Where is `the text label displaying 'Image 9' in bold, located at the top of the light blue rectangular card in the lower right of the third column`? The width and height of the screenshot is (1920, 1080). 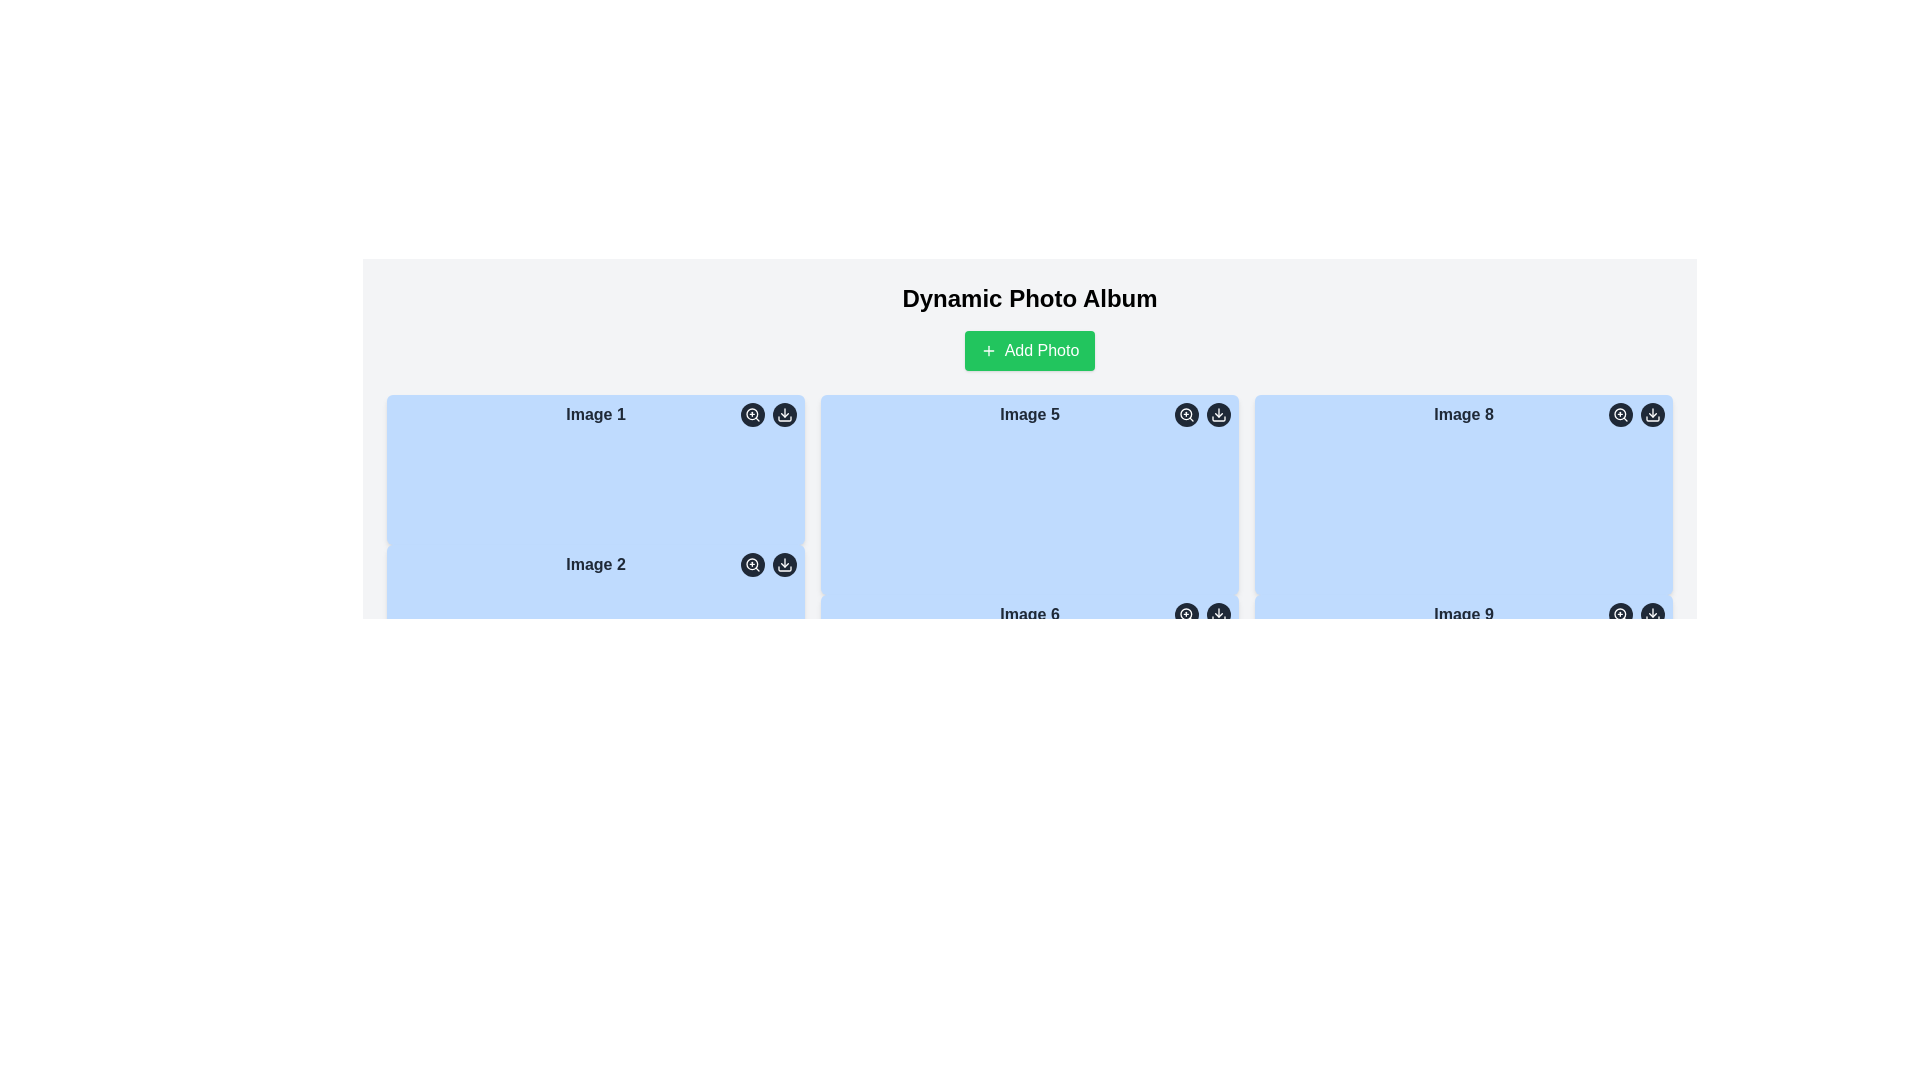
the text label displaying 'Image 9' in bold, located at the top of the light blue rectangular card in the lower right of the third column is located at coordinates (1464, 613).